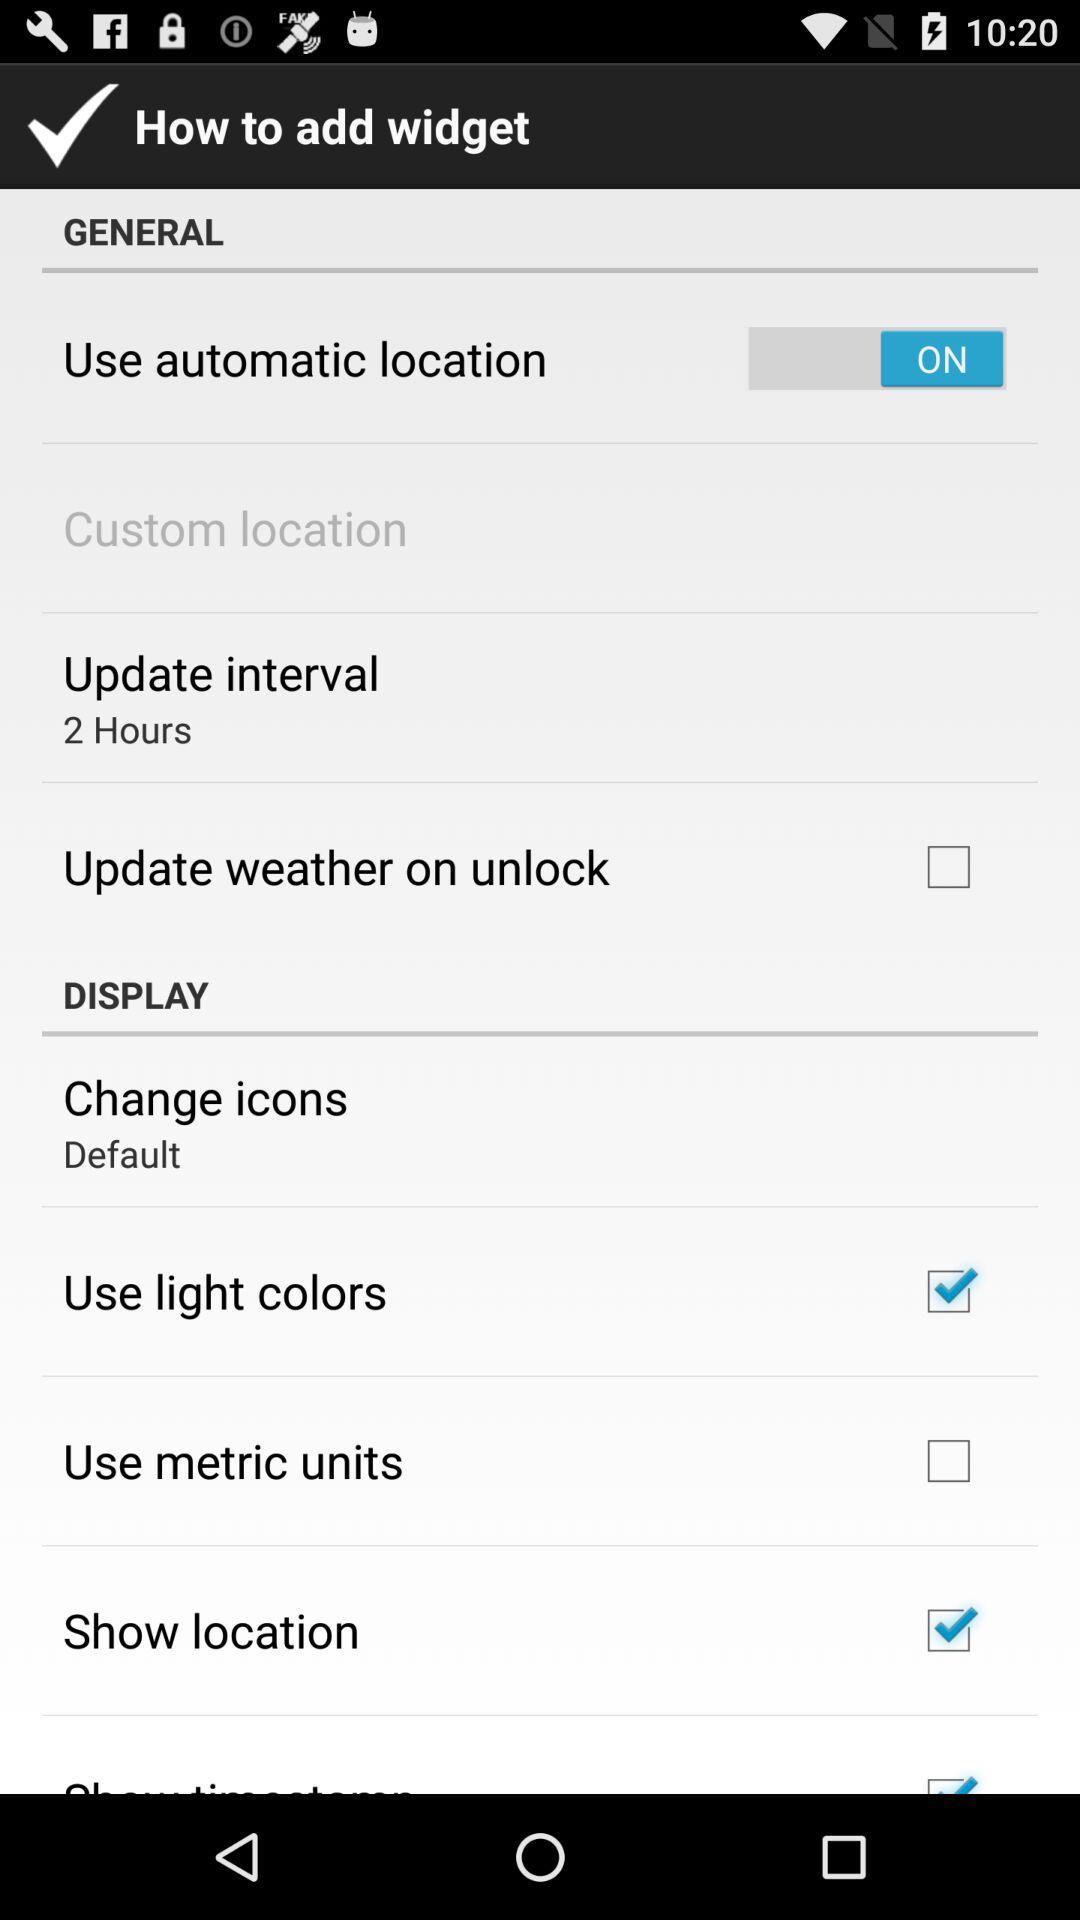 The image size is (1080, 1920). Describe the element at coordinates (121, 1153) in the screenshot. I see `the default app` at that location.